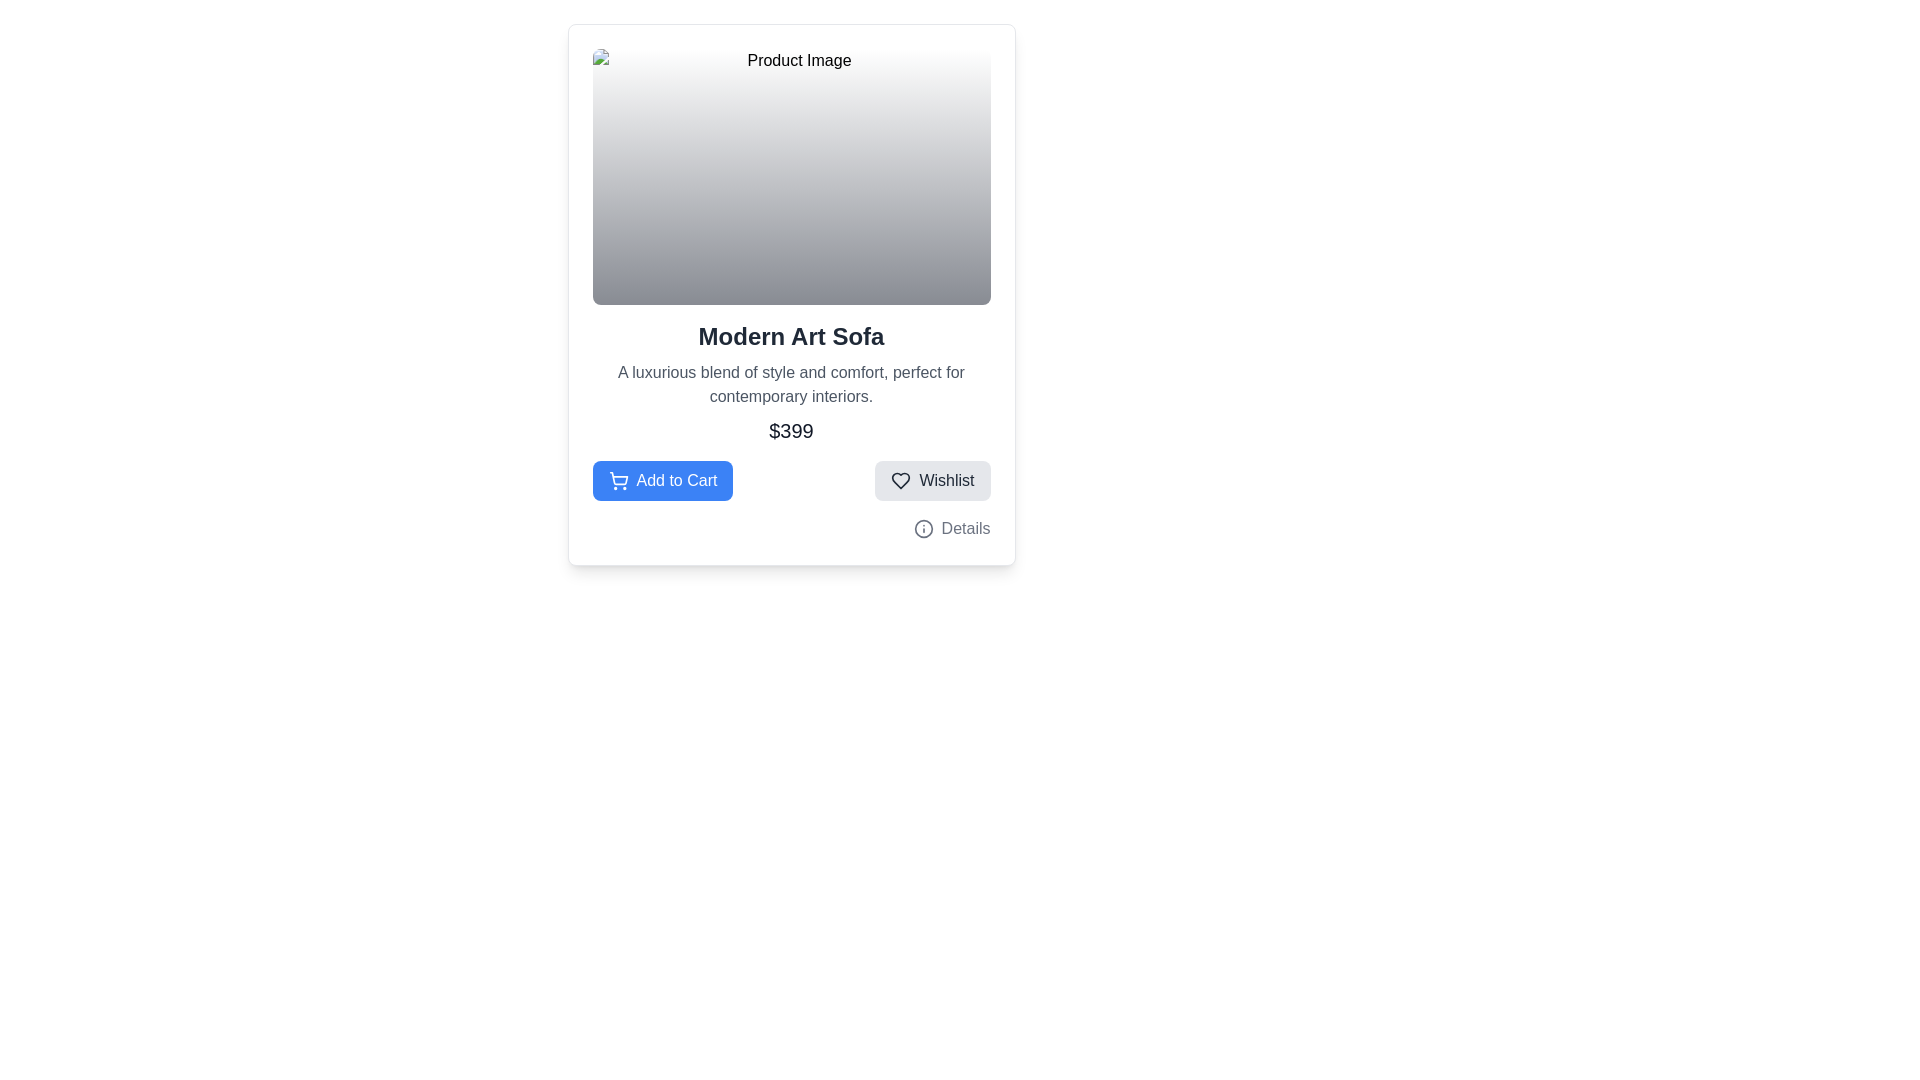  I want to click on the 'Add to Cart' text label located within the blue button at the bottom-left corner of the product card interface, so click(676, 481).